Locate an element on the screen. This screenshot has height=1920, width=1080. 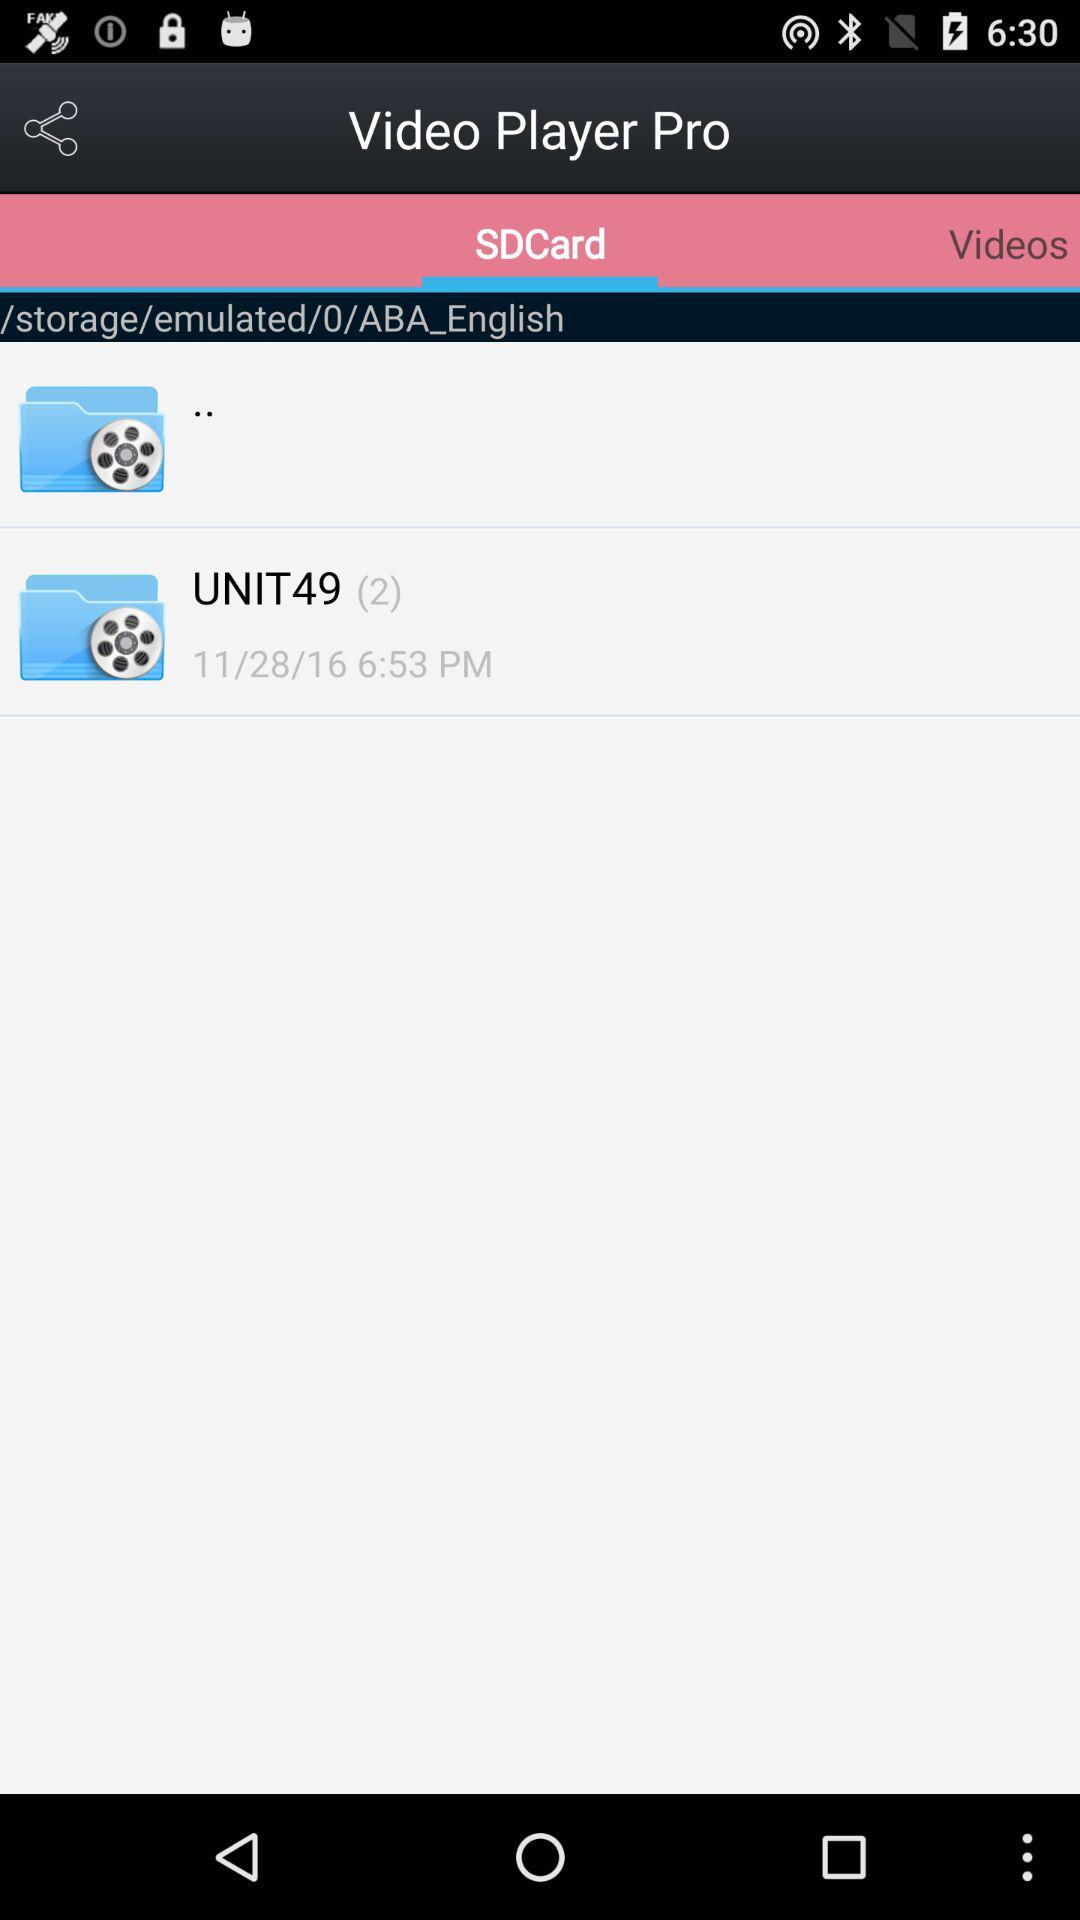
share on social media is located at coordinates (51, 127).